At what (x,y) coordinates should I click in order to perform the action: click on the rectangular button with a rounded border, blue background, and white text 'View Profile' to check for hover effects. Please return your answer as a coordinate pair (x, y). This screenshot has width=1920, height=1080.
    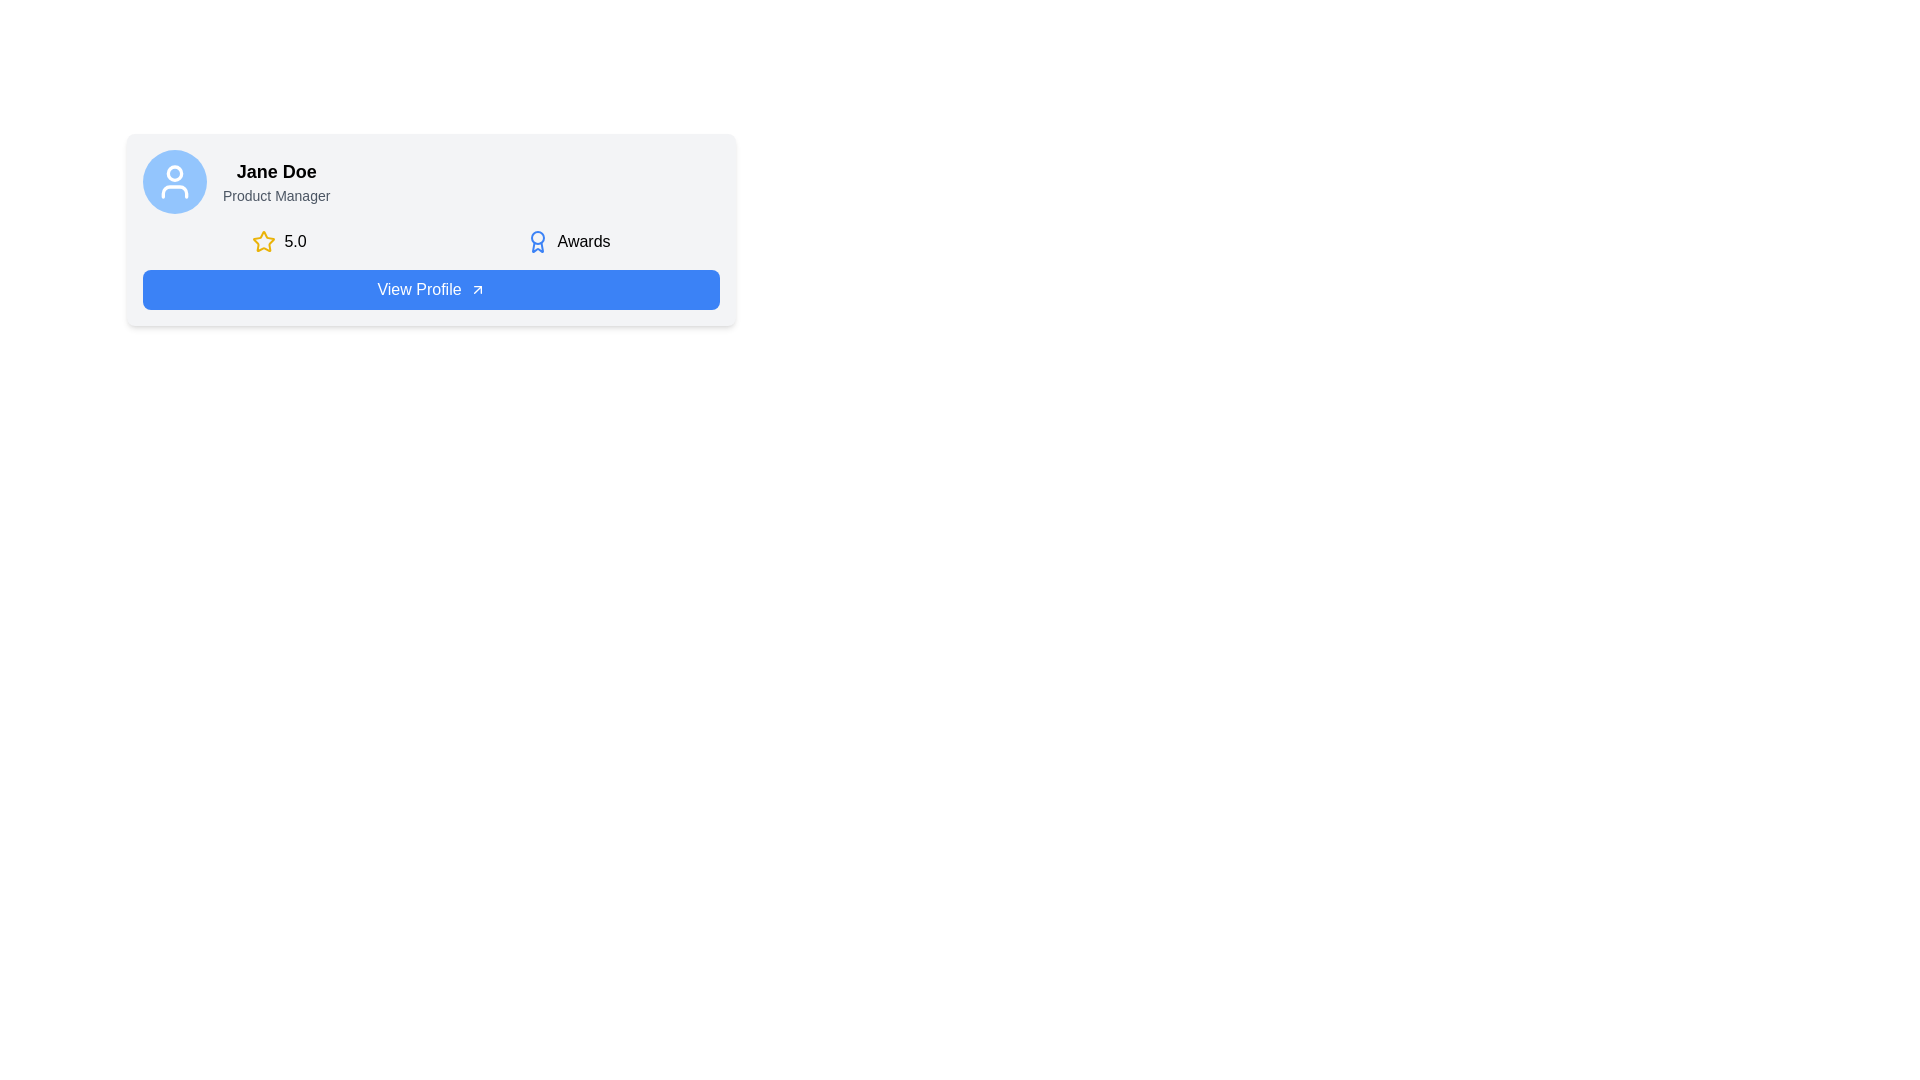
    Looking at the image, I should click on (430, 289).